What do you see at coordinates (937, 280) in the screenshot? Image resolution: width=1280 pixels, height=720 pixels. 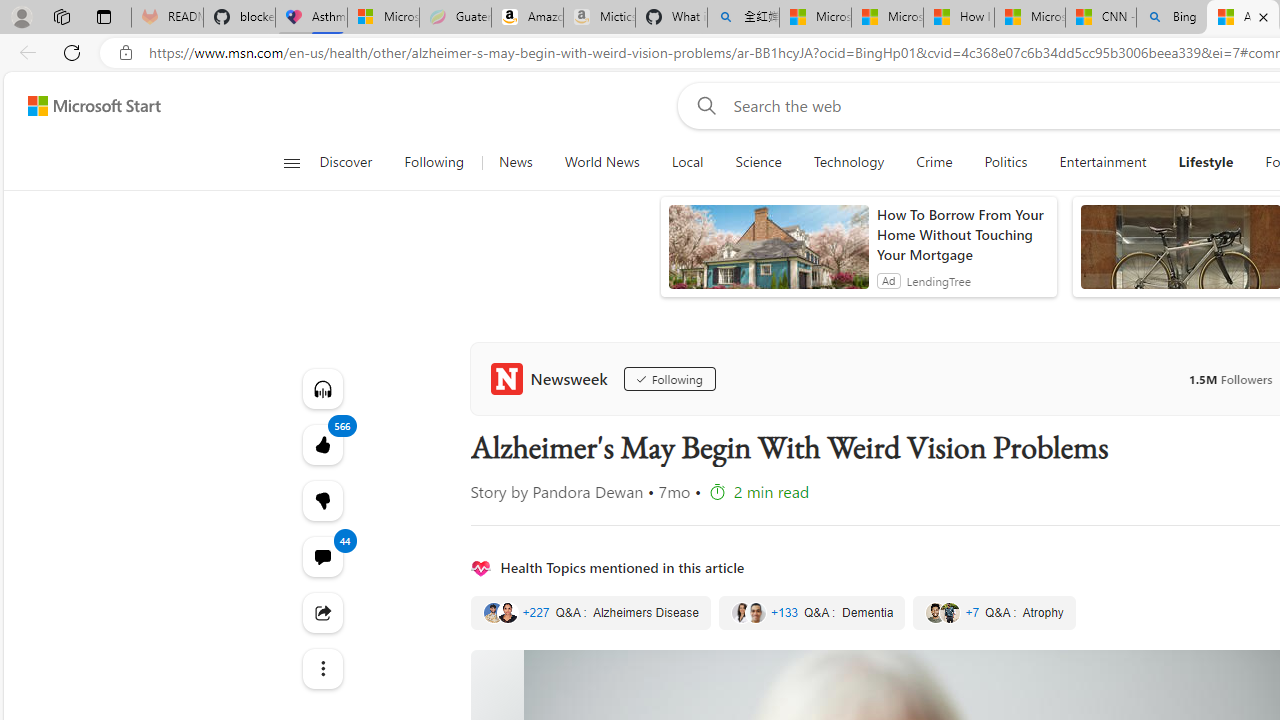 I see `'LendingTree'` at bounding box center [937, 280].